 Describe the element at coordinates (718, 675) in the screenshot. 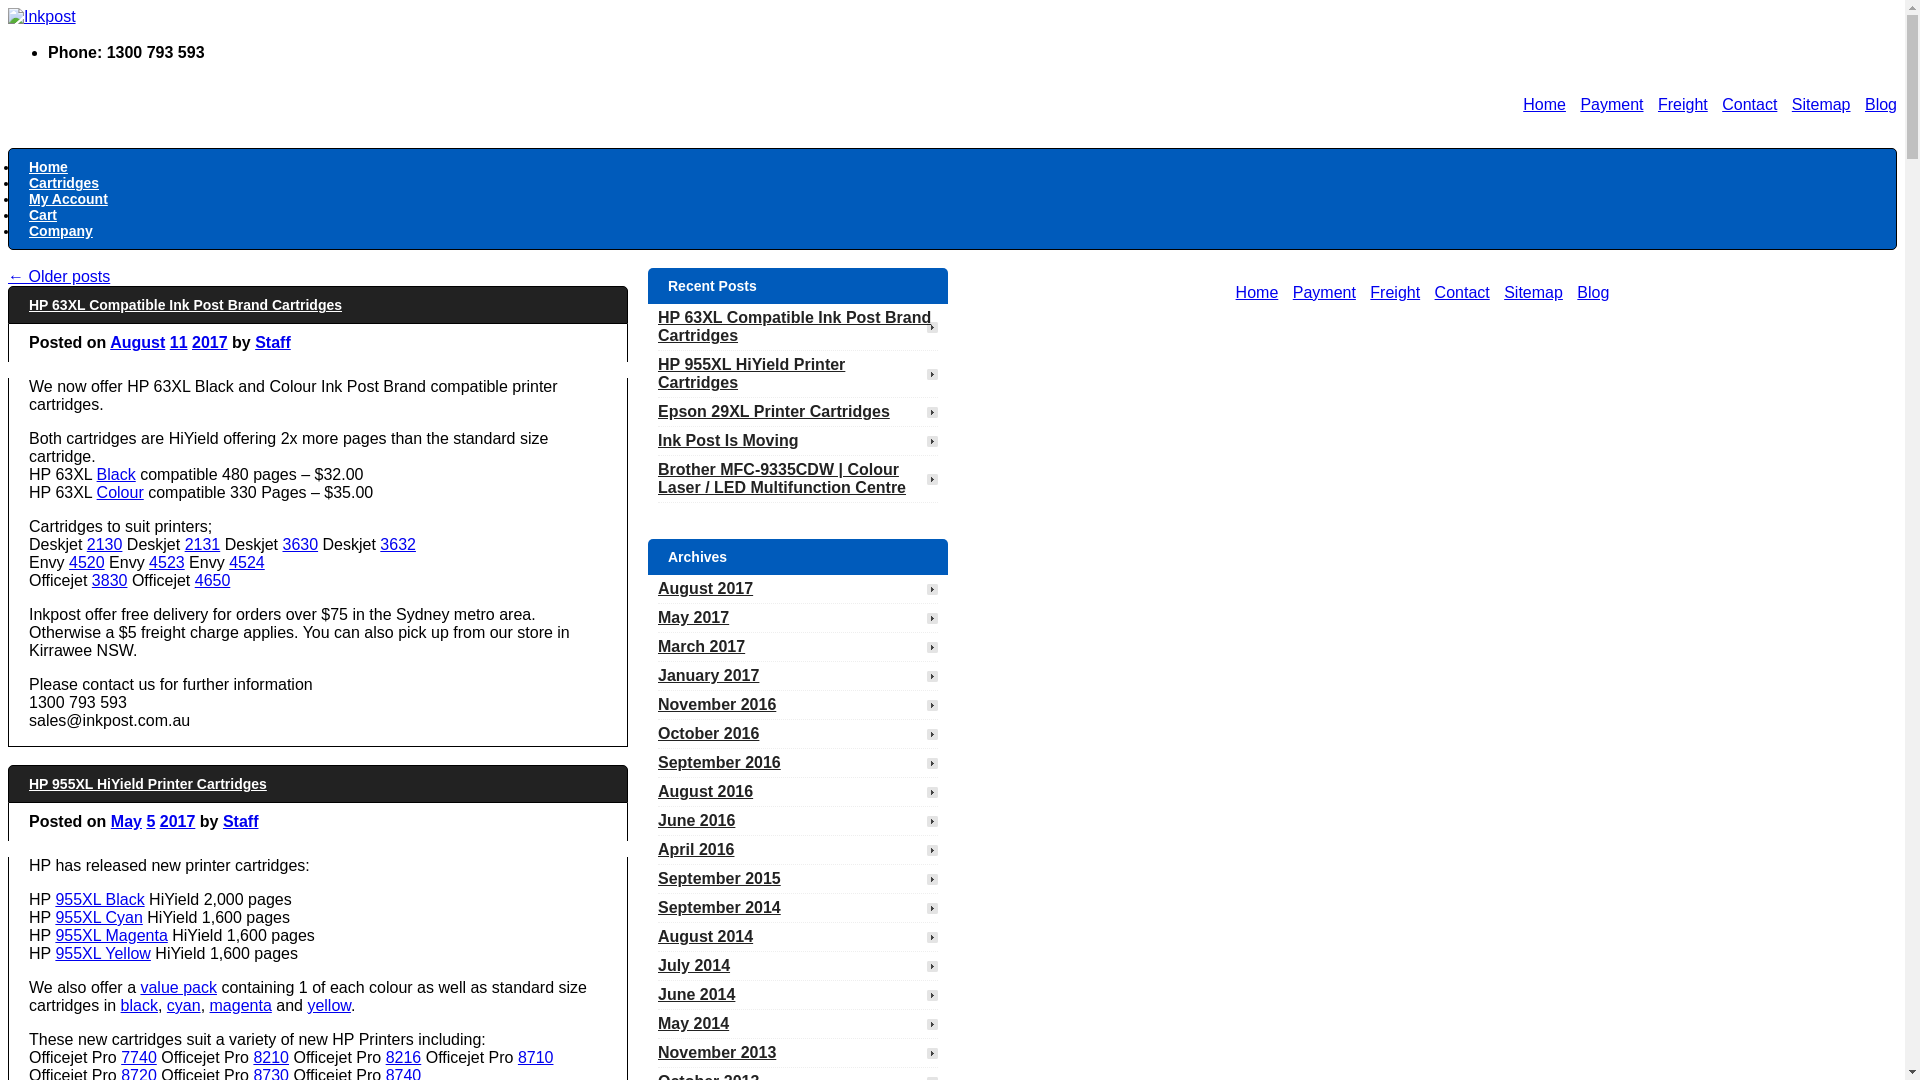

I see `'January 2017'` at that location.